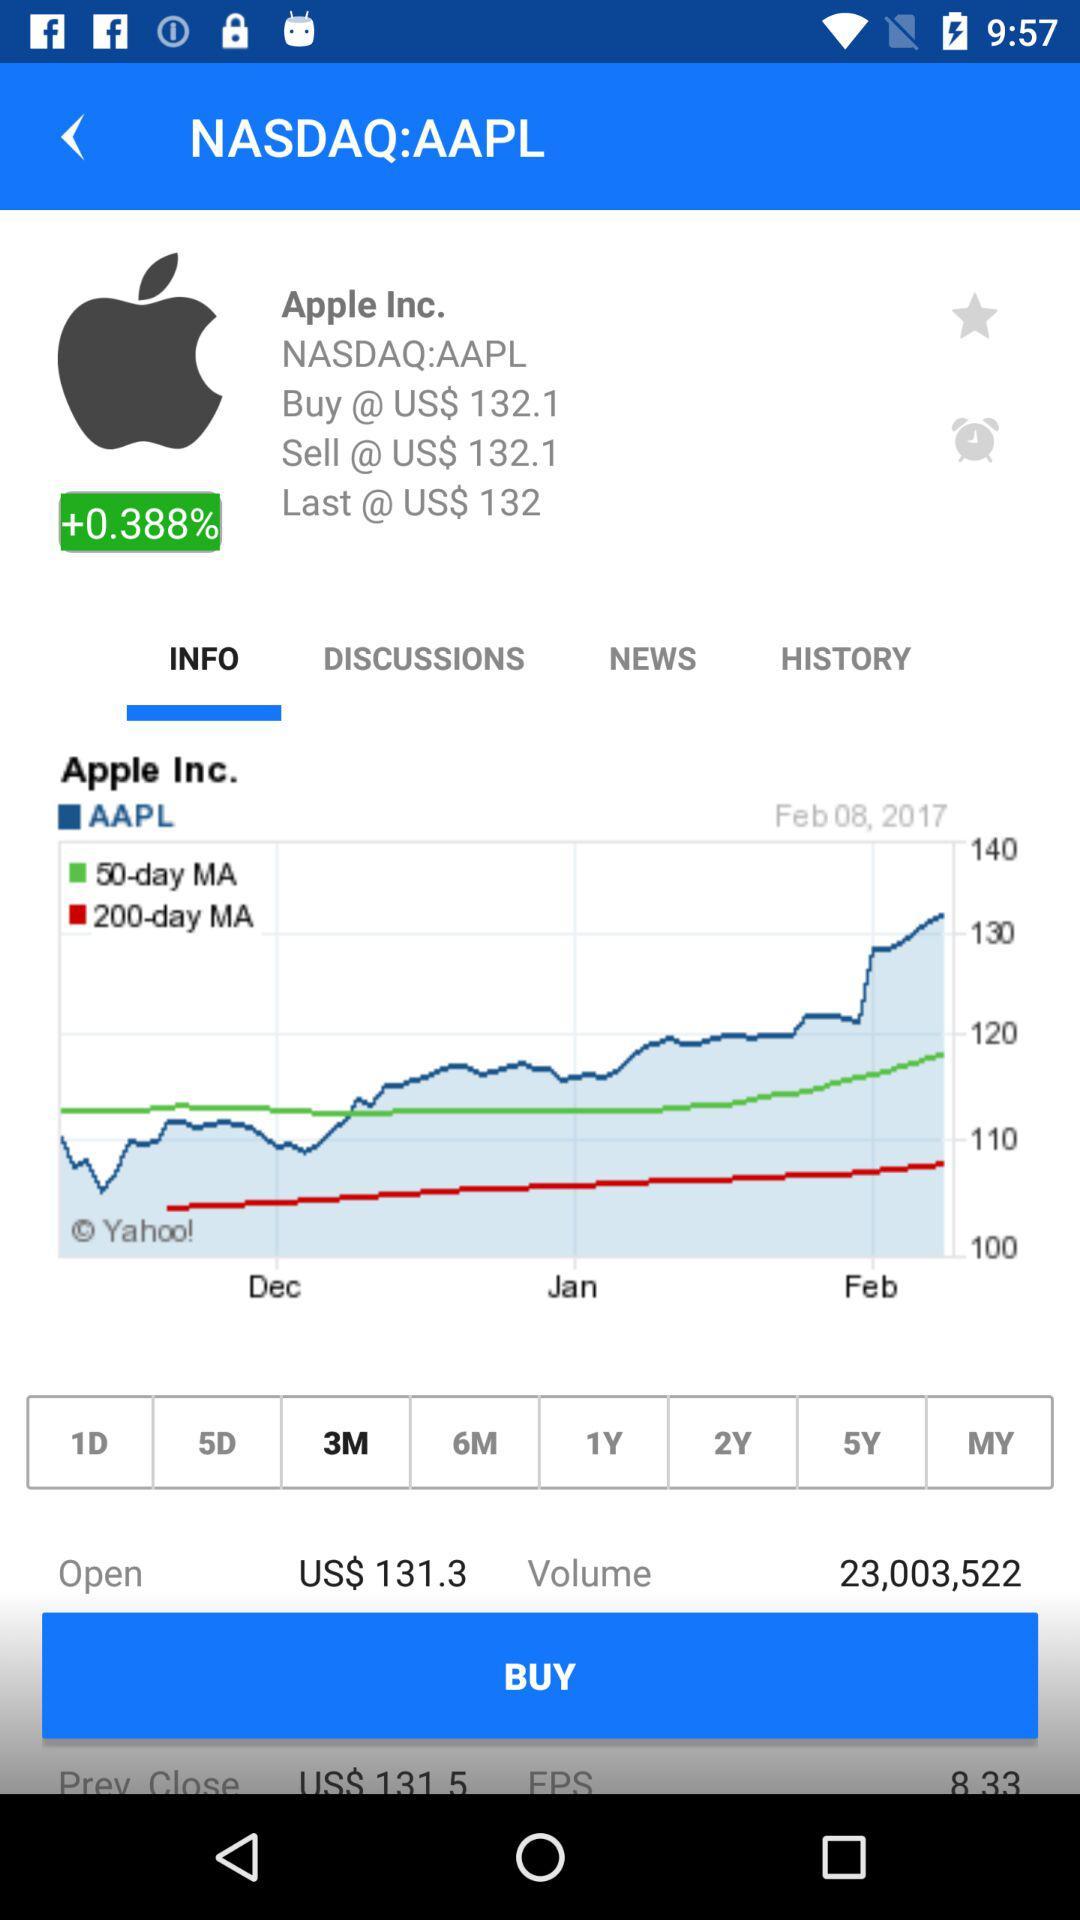 Image resolution: width=1080 pixels, height=1920 pixels. What do you see at coordinates (139, 350) in the screenshot?
I see `the iphone symbol` at bounding box center [139, 350].